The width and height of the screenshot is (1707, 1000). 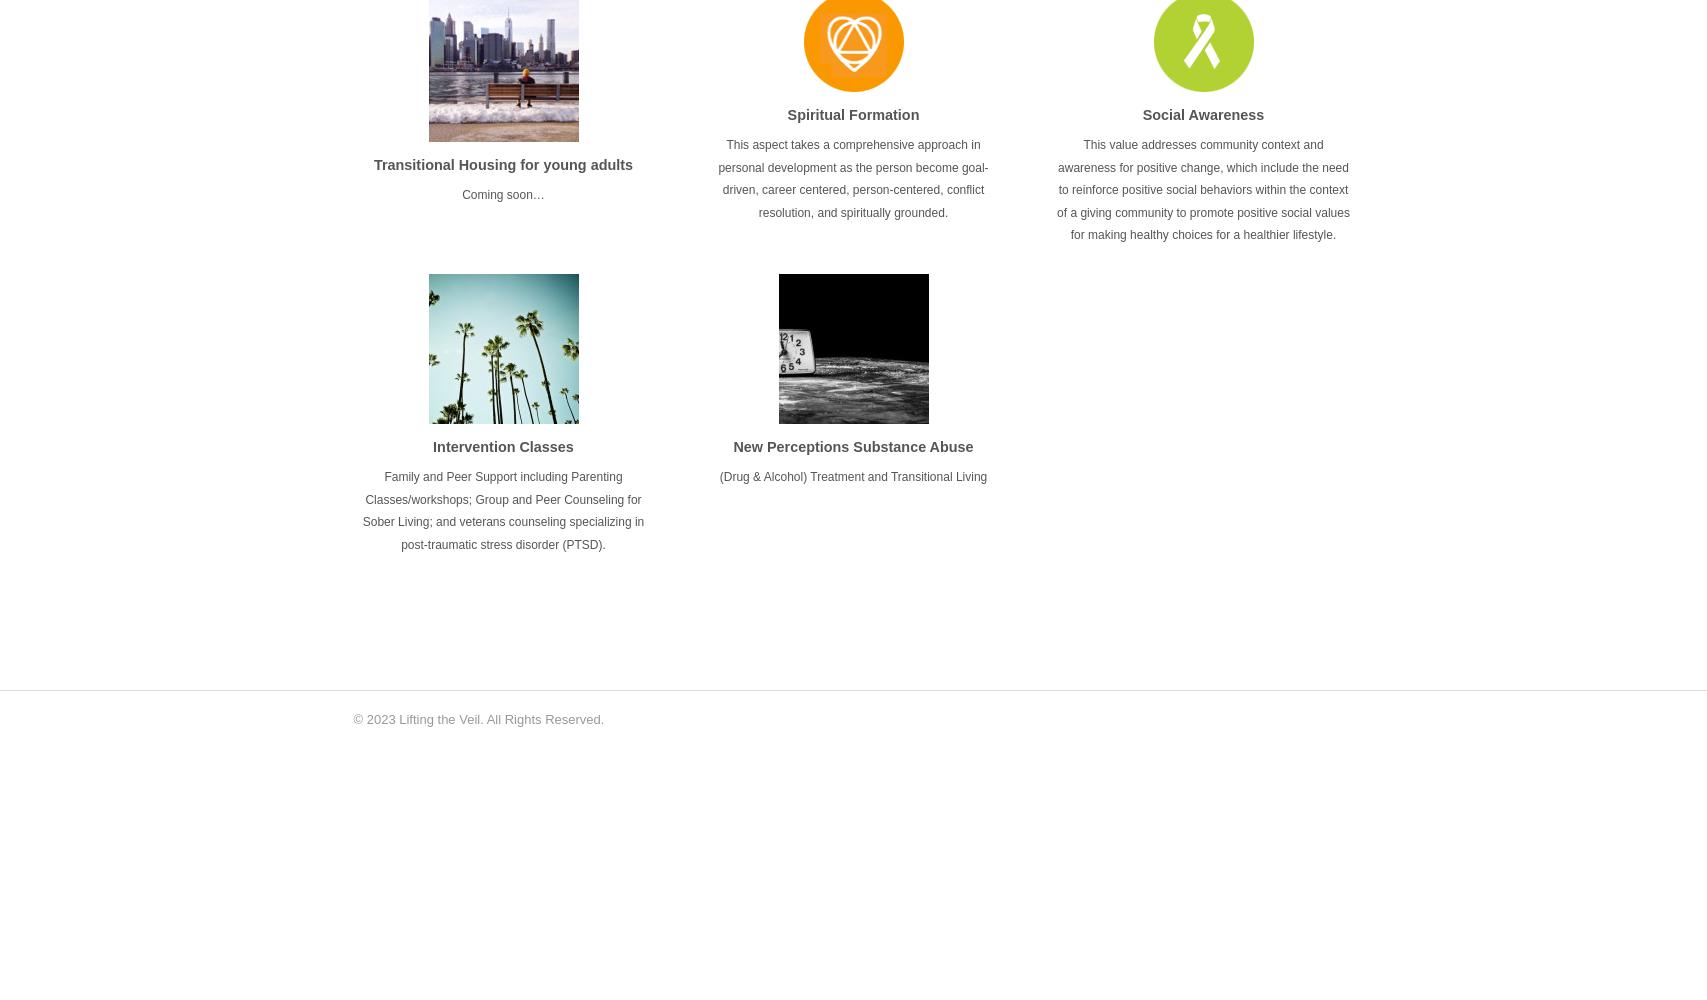 I want to click on 'This aspect takes a comprehensive approach in personal development as the person become goal-driven, career centered, person-centered, conflict resolution, and spiritually grounded.', so click(x=852, y=178).